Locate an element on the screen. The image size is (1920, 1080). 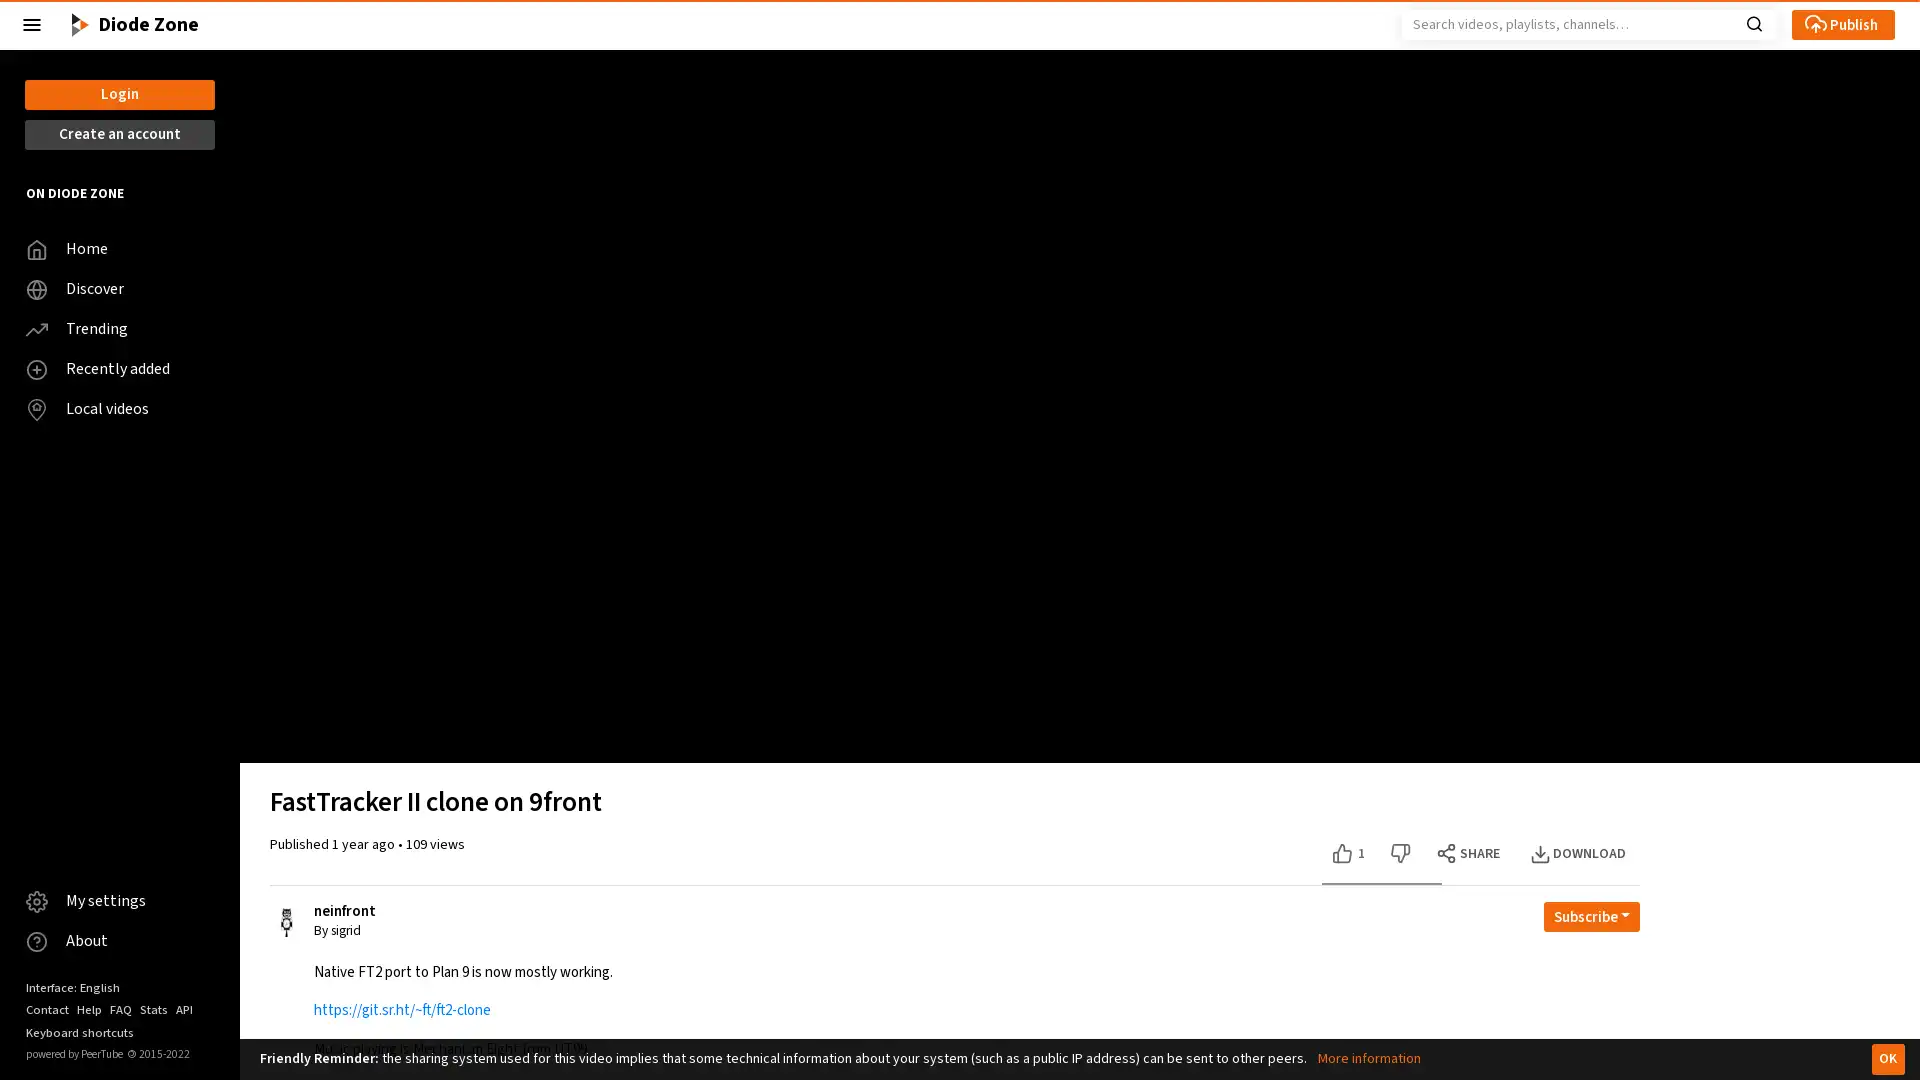
Dislike this video is located at coordinates (1399, 853).